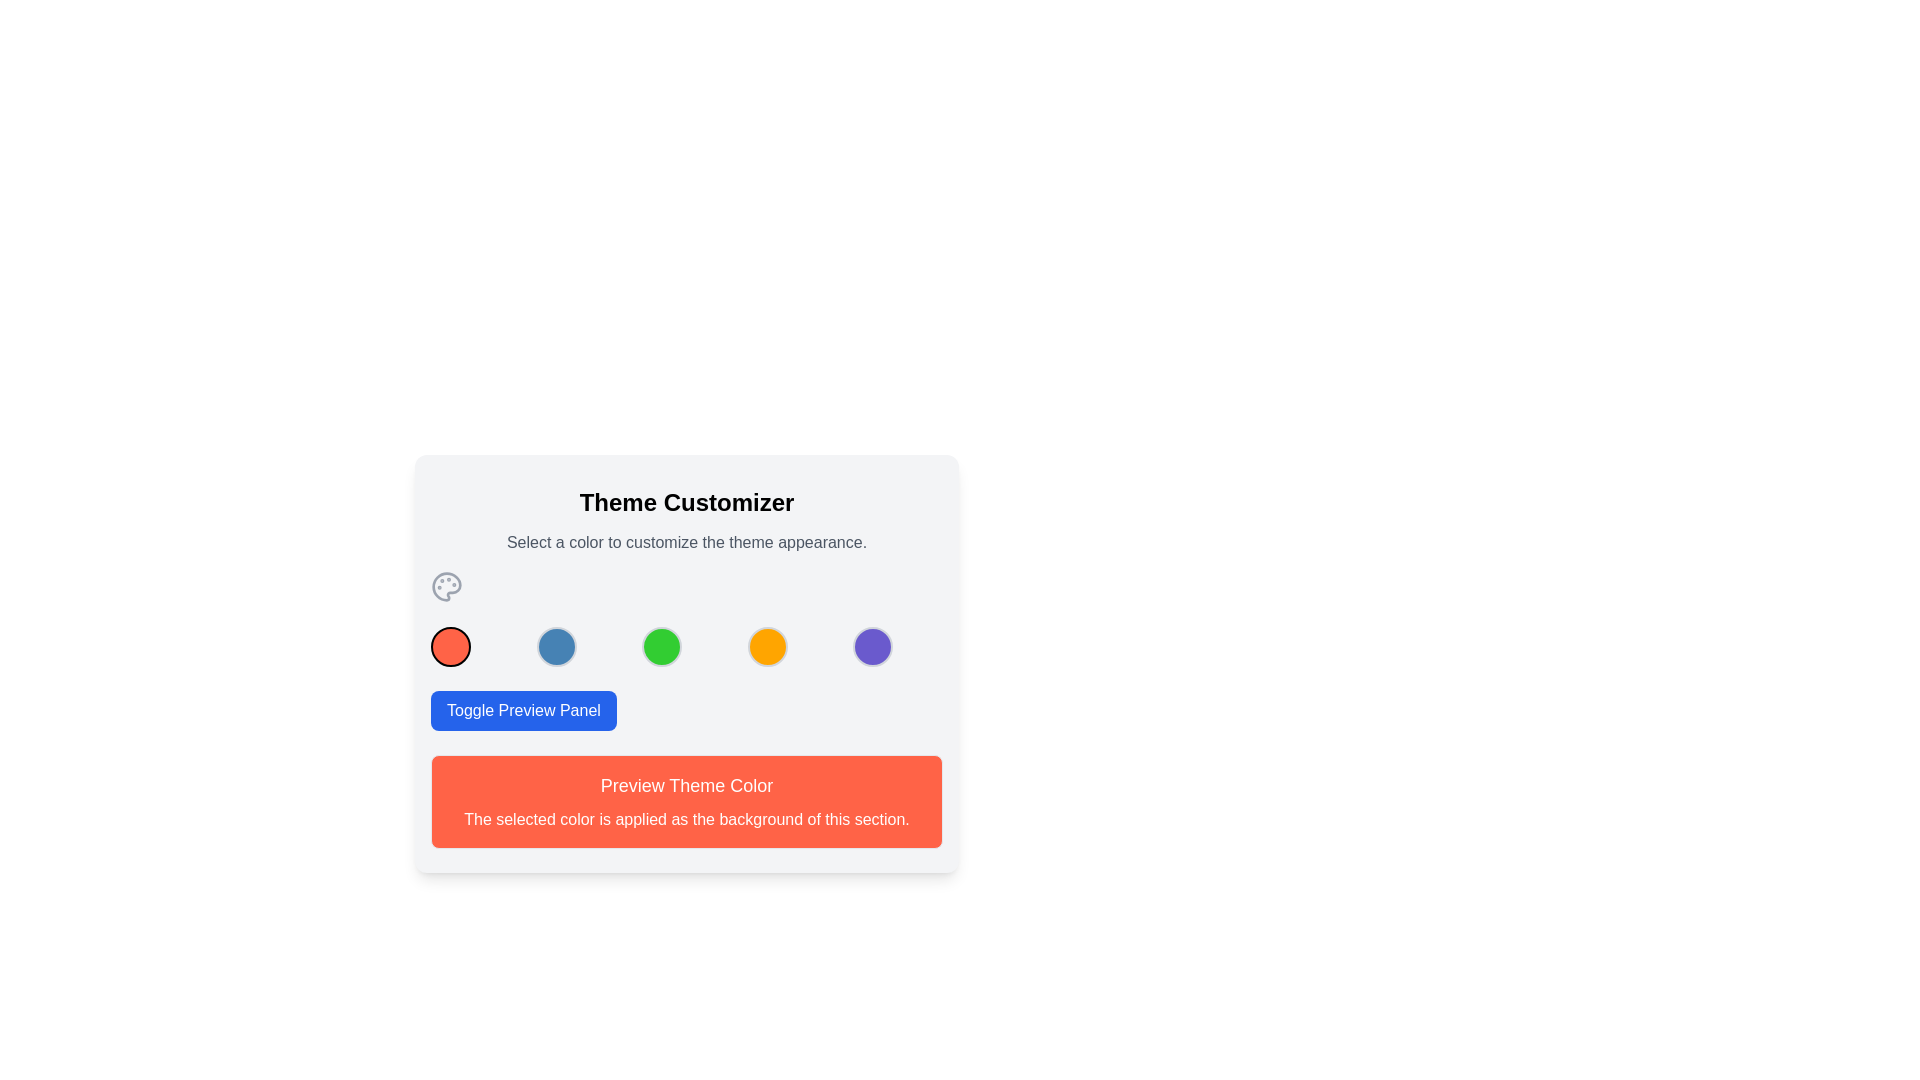  Describe the element at coordinates (686, 663) in the screenshot. I see `the rounded green Color selector button located in the Theme Customizer section` at that location.